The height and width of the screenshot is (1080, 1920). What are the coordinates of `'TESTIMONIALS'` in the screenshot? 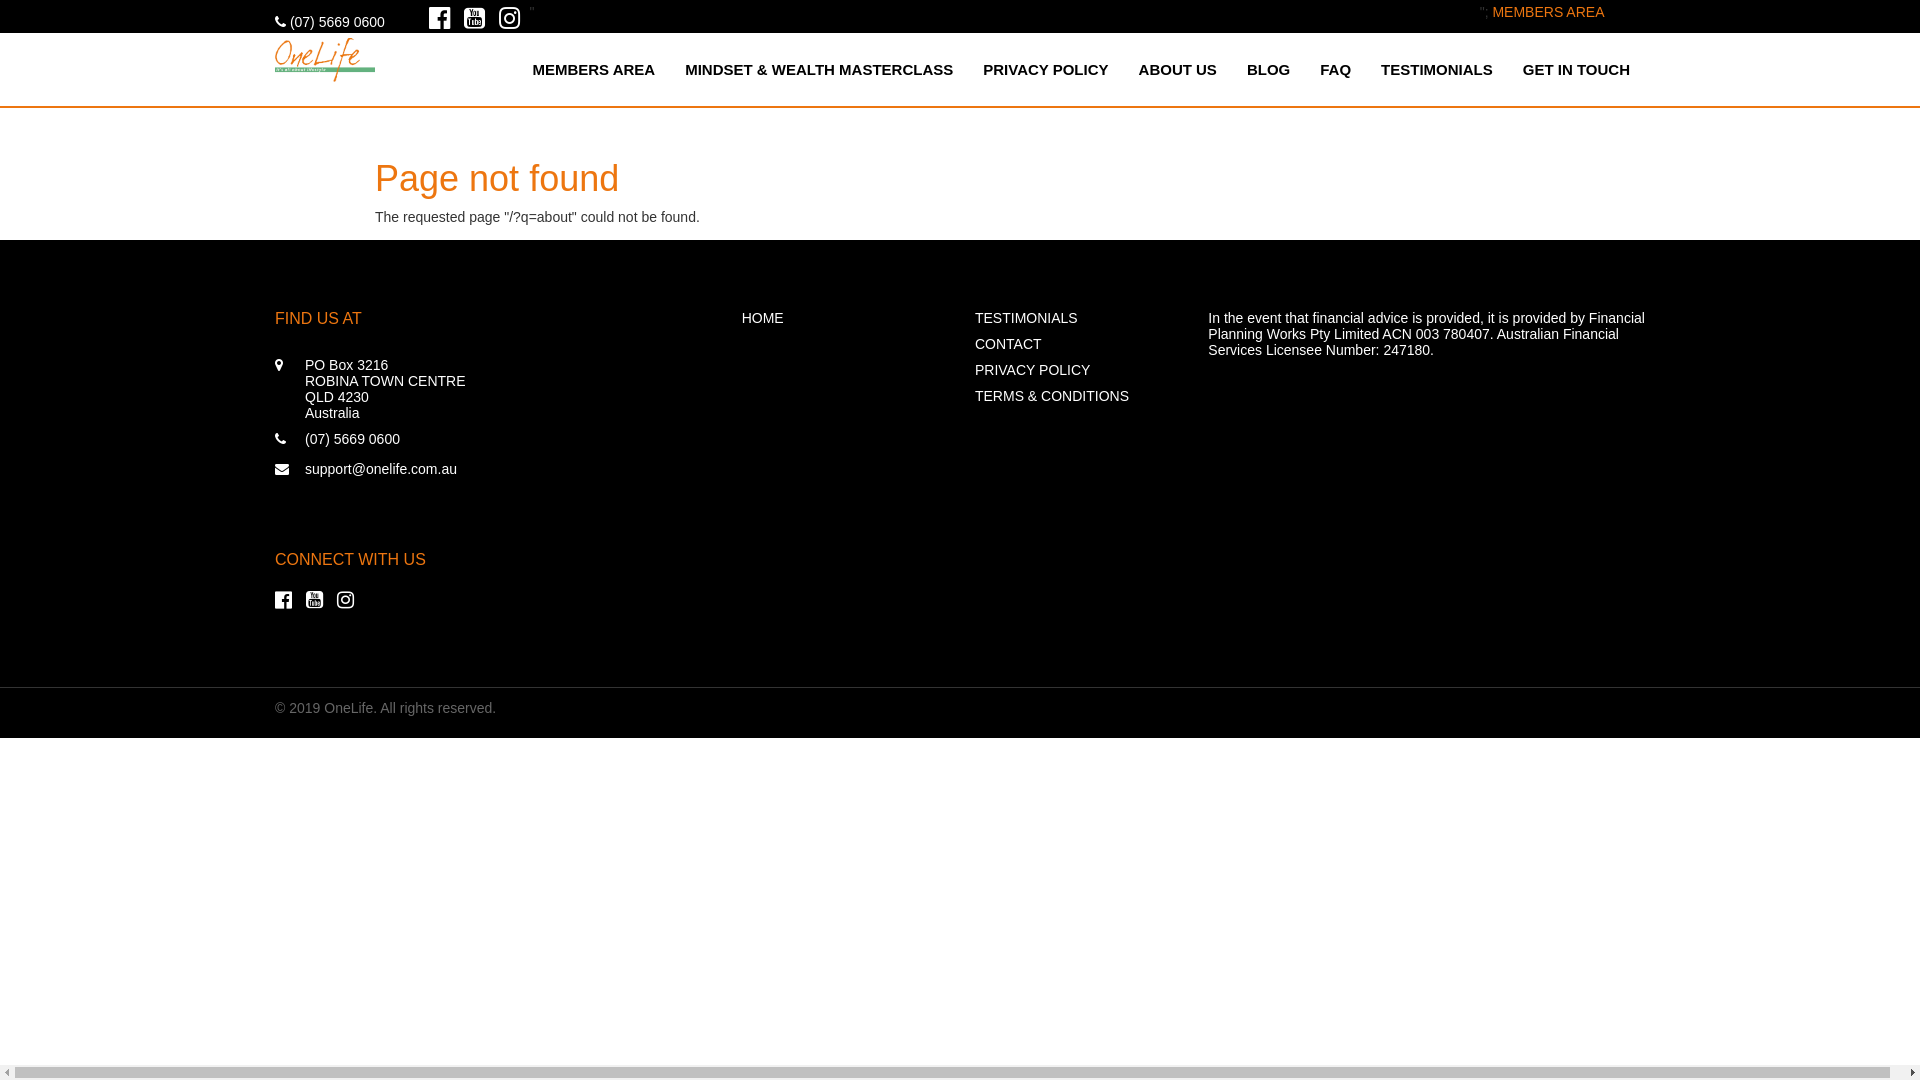 It's located at (1075, 316).